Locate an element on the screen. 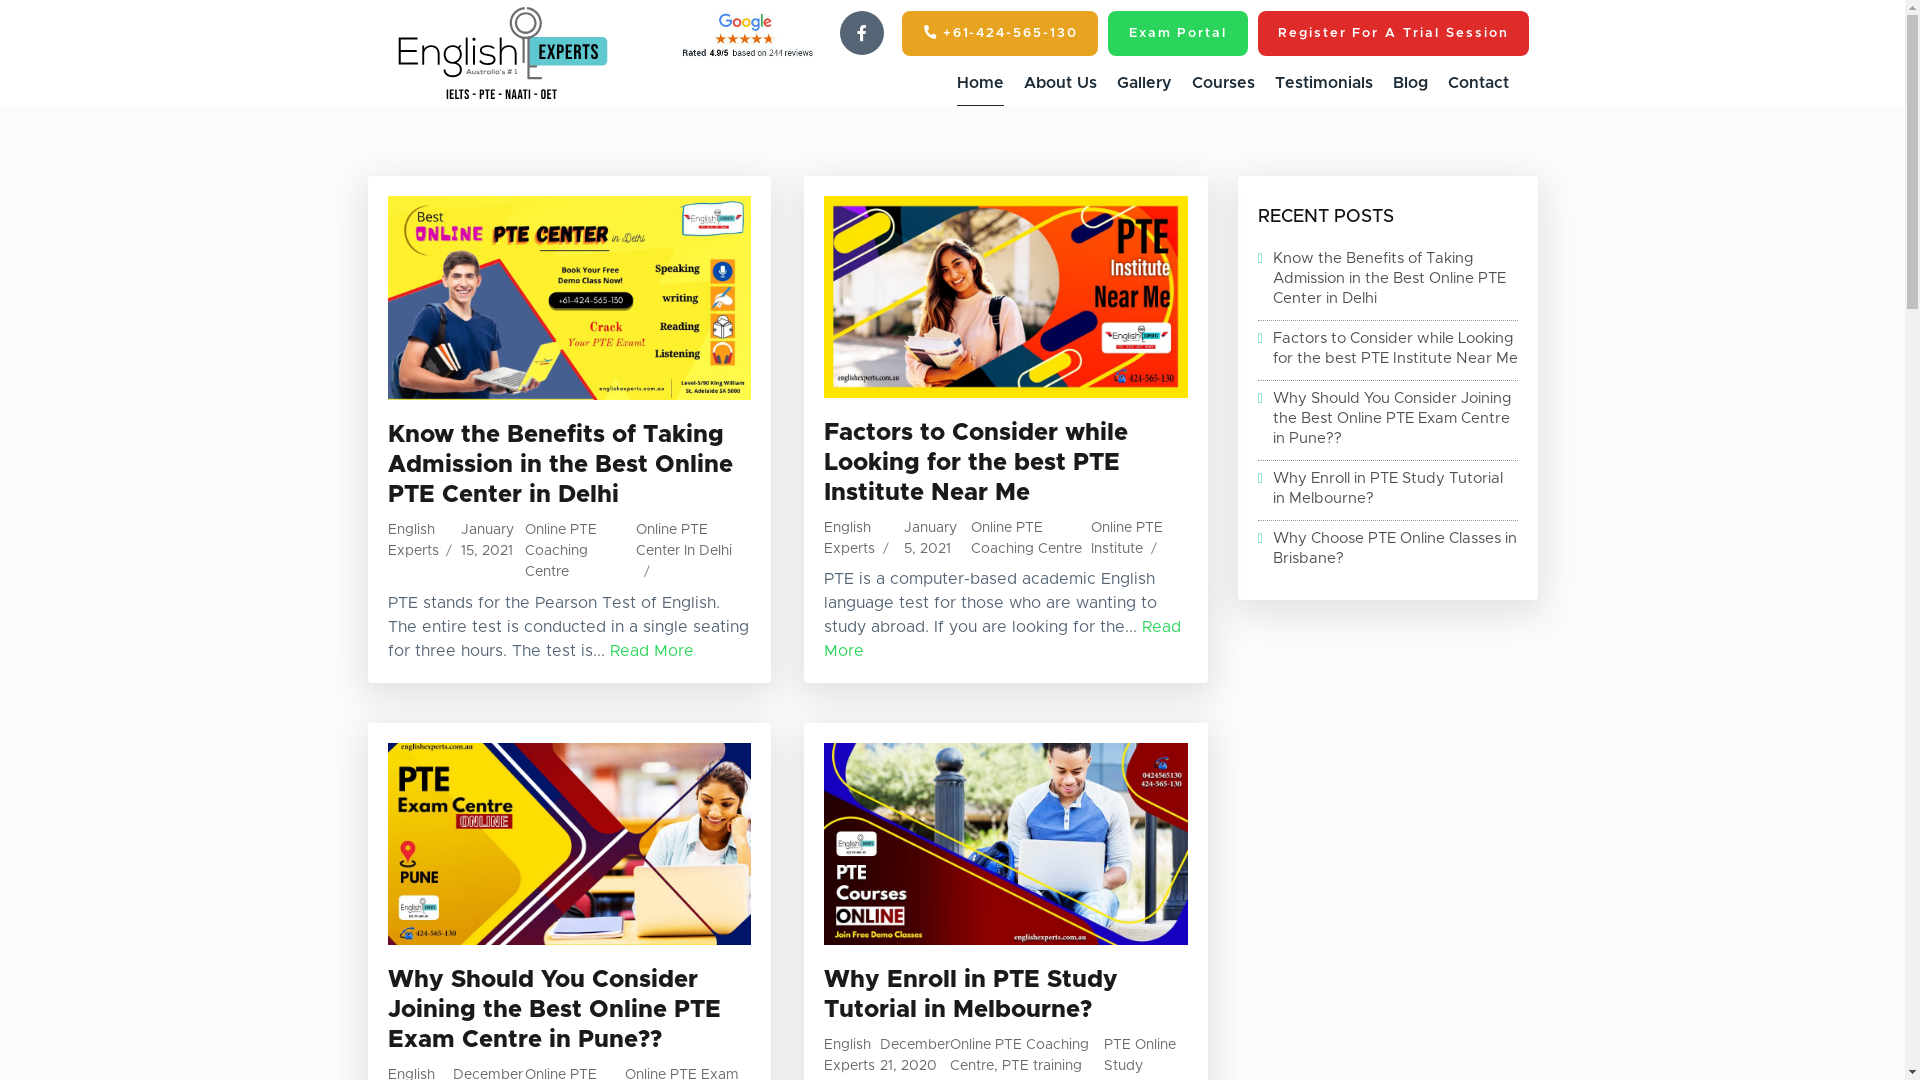  'Blog' is located at coordinates (1408, 82).